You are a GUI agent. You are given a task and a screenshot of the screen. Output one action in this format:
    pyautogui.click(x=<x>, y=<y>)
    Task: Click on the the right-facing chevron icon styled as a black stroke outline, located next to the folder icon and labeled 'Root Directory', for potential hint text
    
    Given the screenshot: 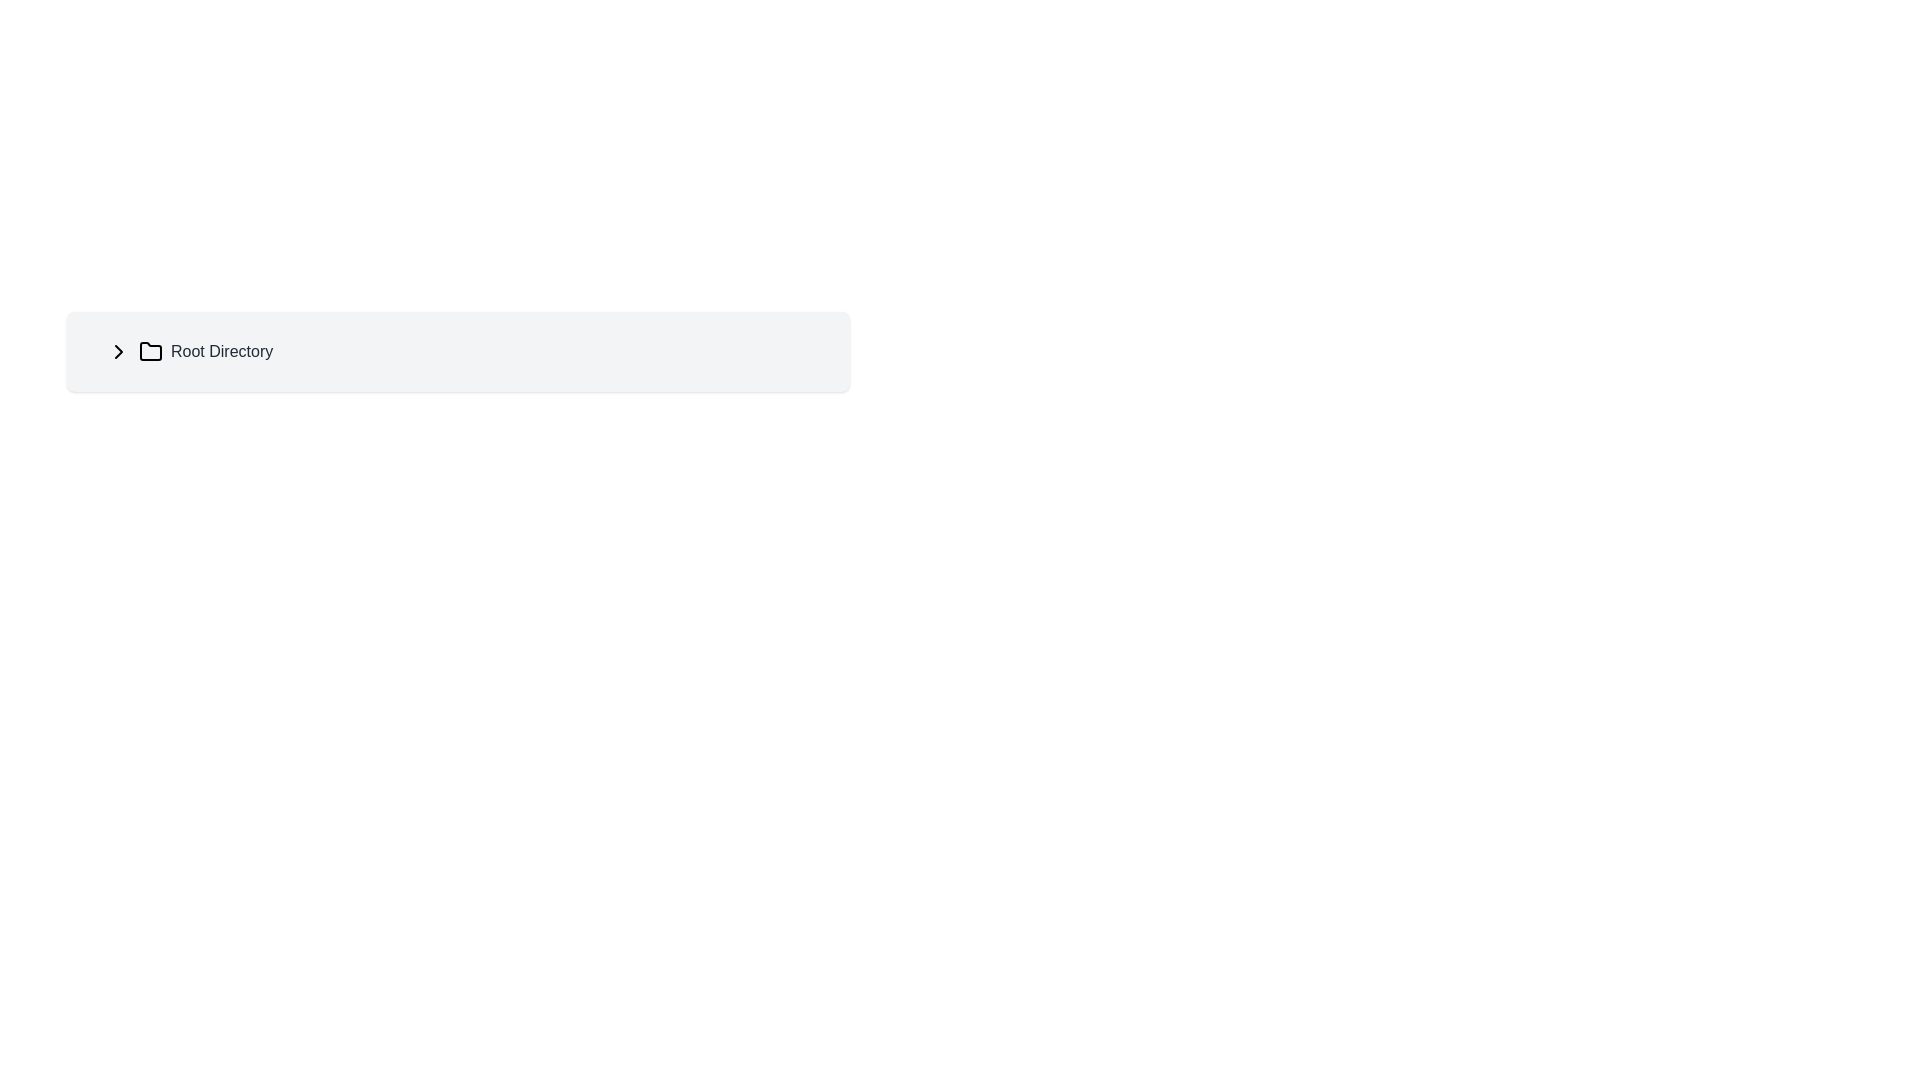 What is the action you would take?
    pyautogui.click(x=118, y=350)
    